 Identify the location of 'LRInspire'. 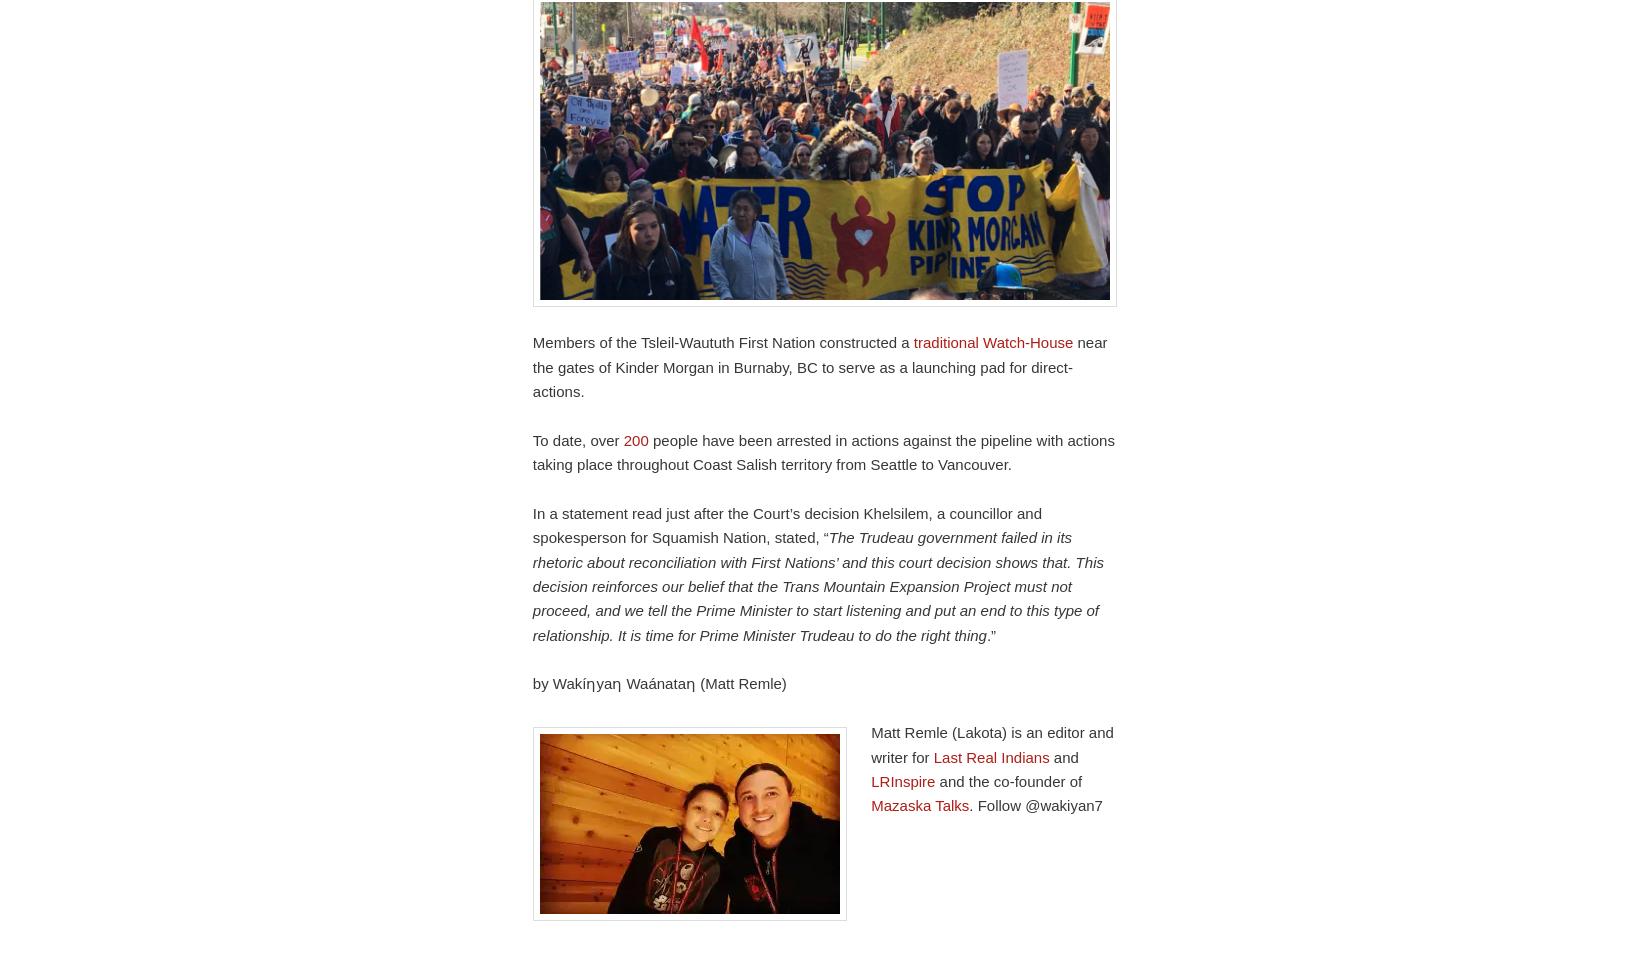
(903, 779).